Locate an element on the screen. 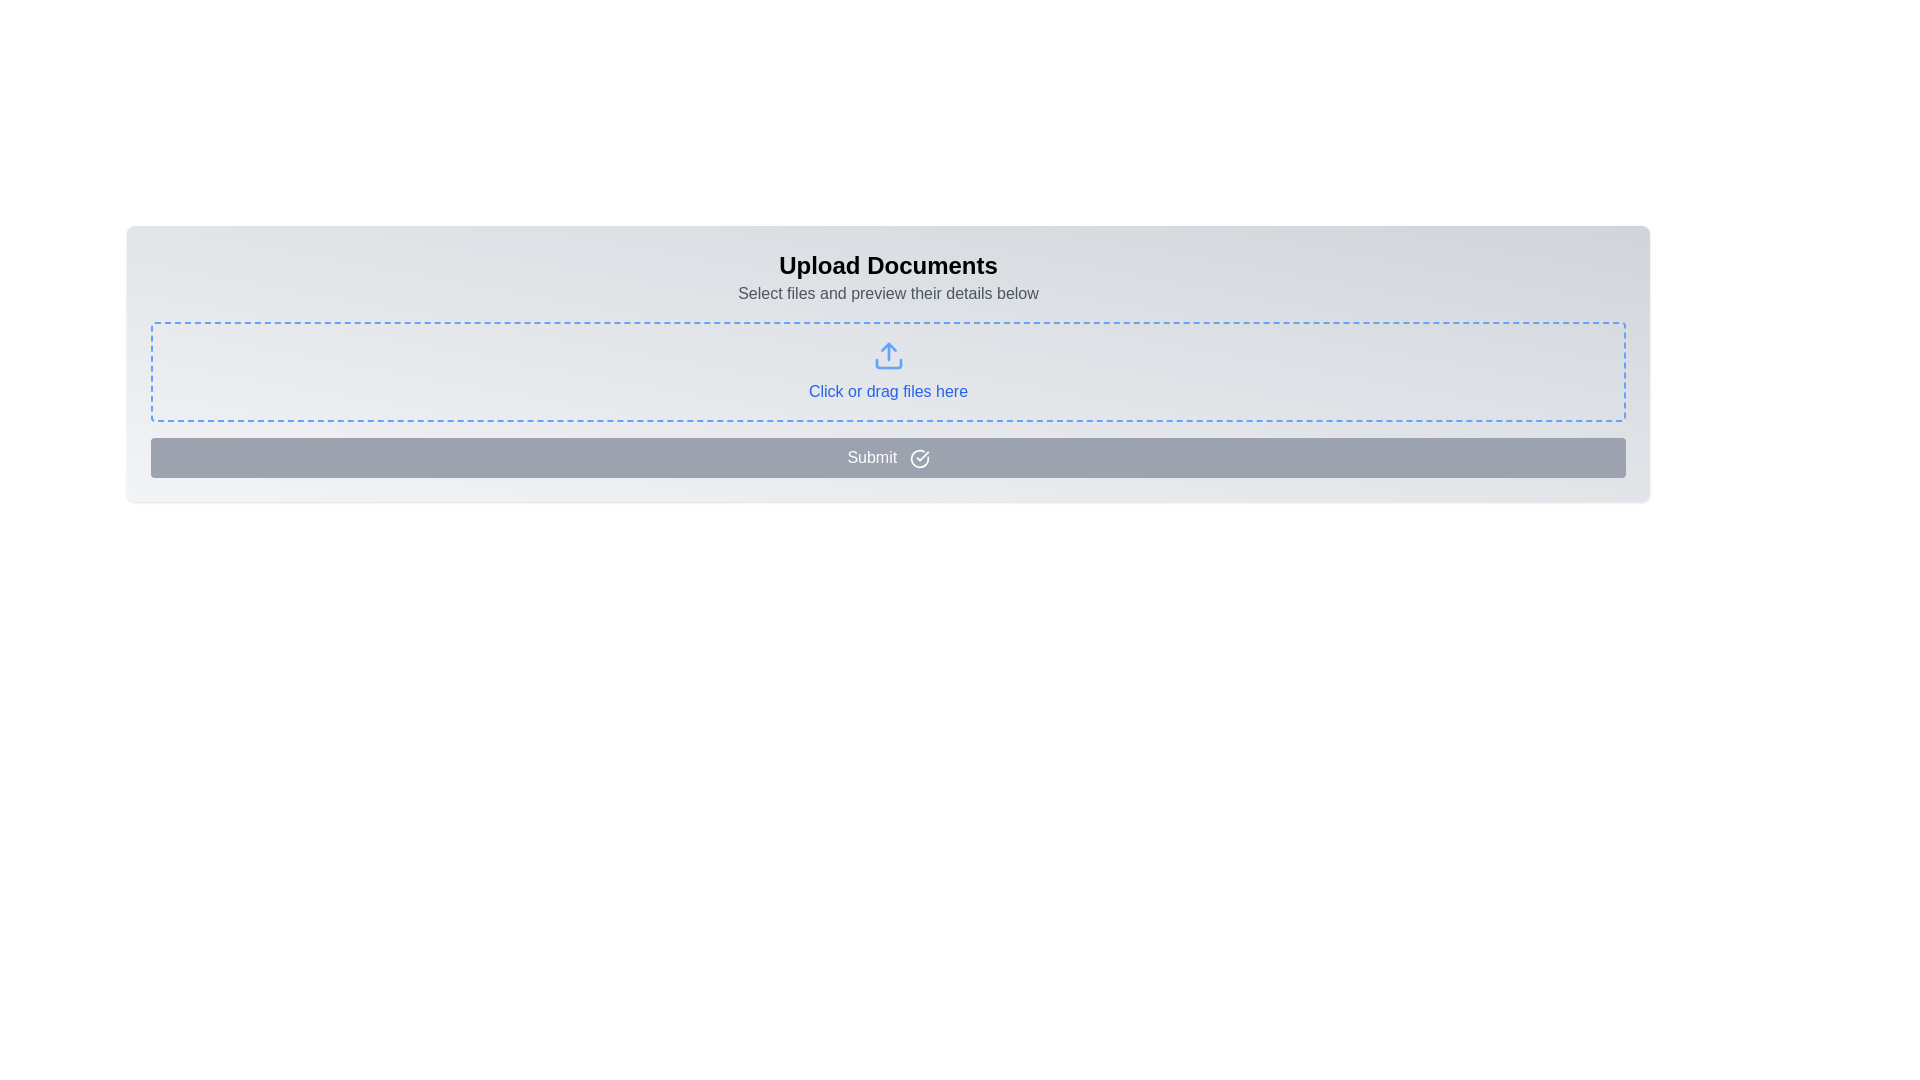 This screenshot has height=1080, width=1920. the submit button located at the bottom of the file upload area is located at coordinates (887, 458).